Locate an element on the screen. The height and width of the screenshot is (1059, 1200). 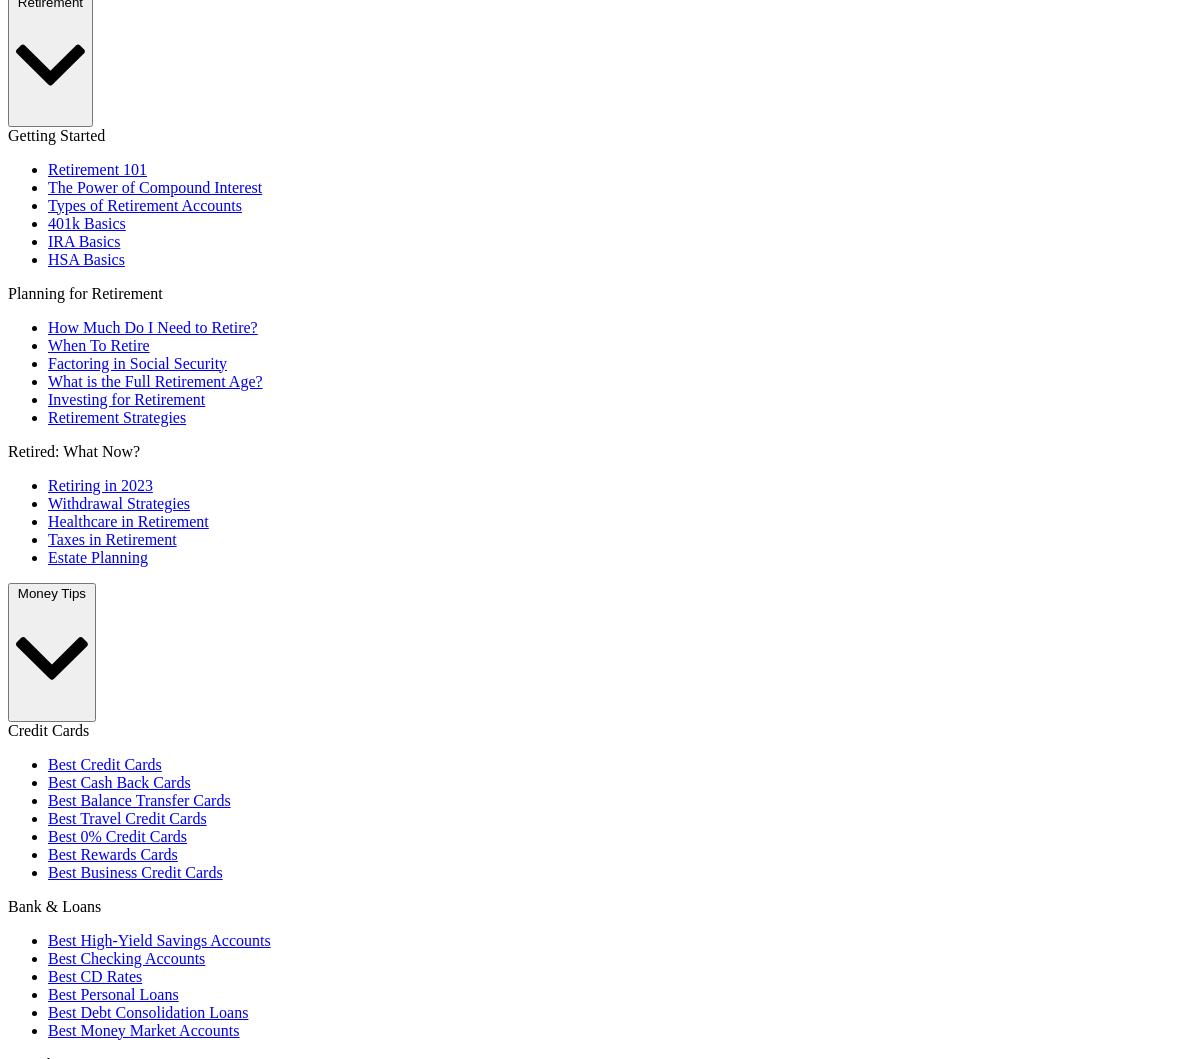
'Estate Planning' is located at coordinates (97, 555).